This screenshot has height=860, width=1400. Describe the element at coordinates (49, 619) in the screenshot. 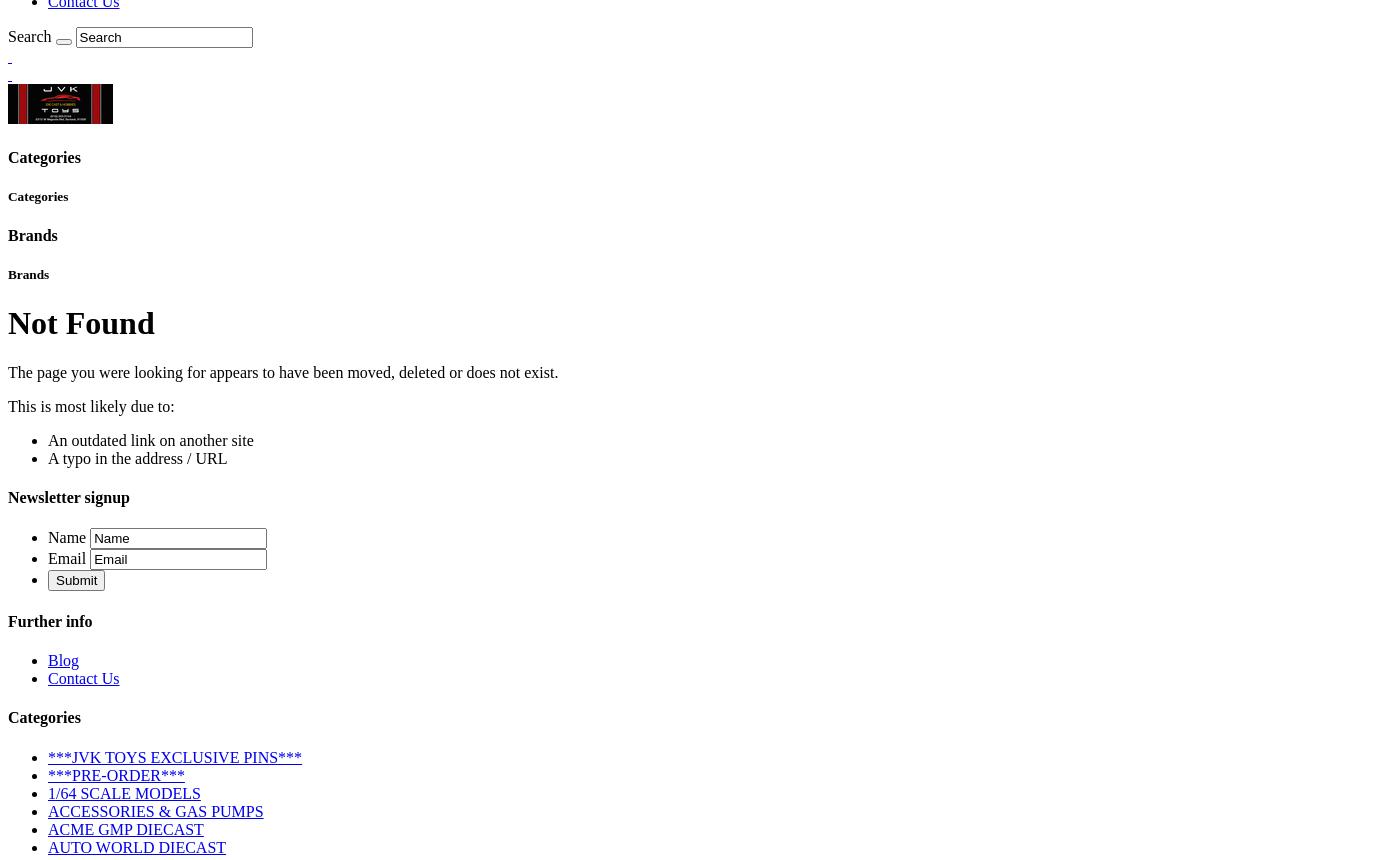

I see `'Further info'` at that location.